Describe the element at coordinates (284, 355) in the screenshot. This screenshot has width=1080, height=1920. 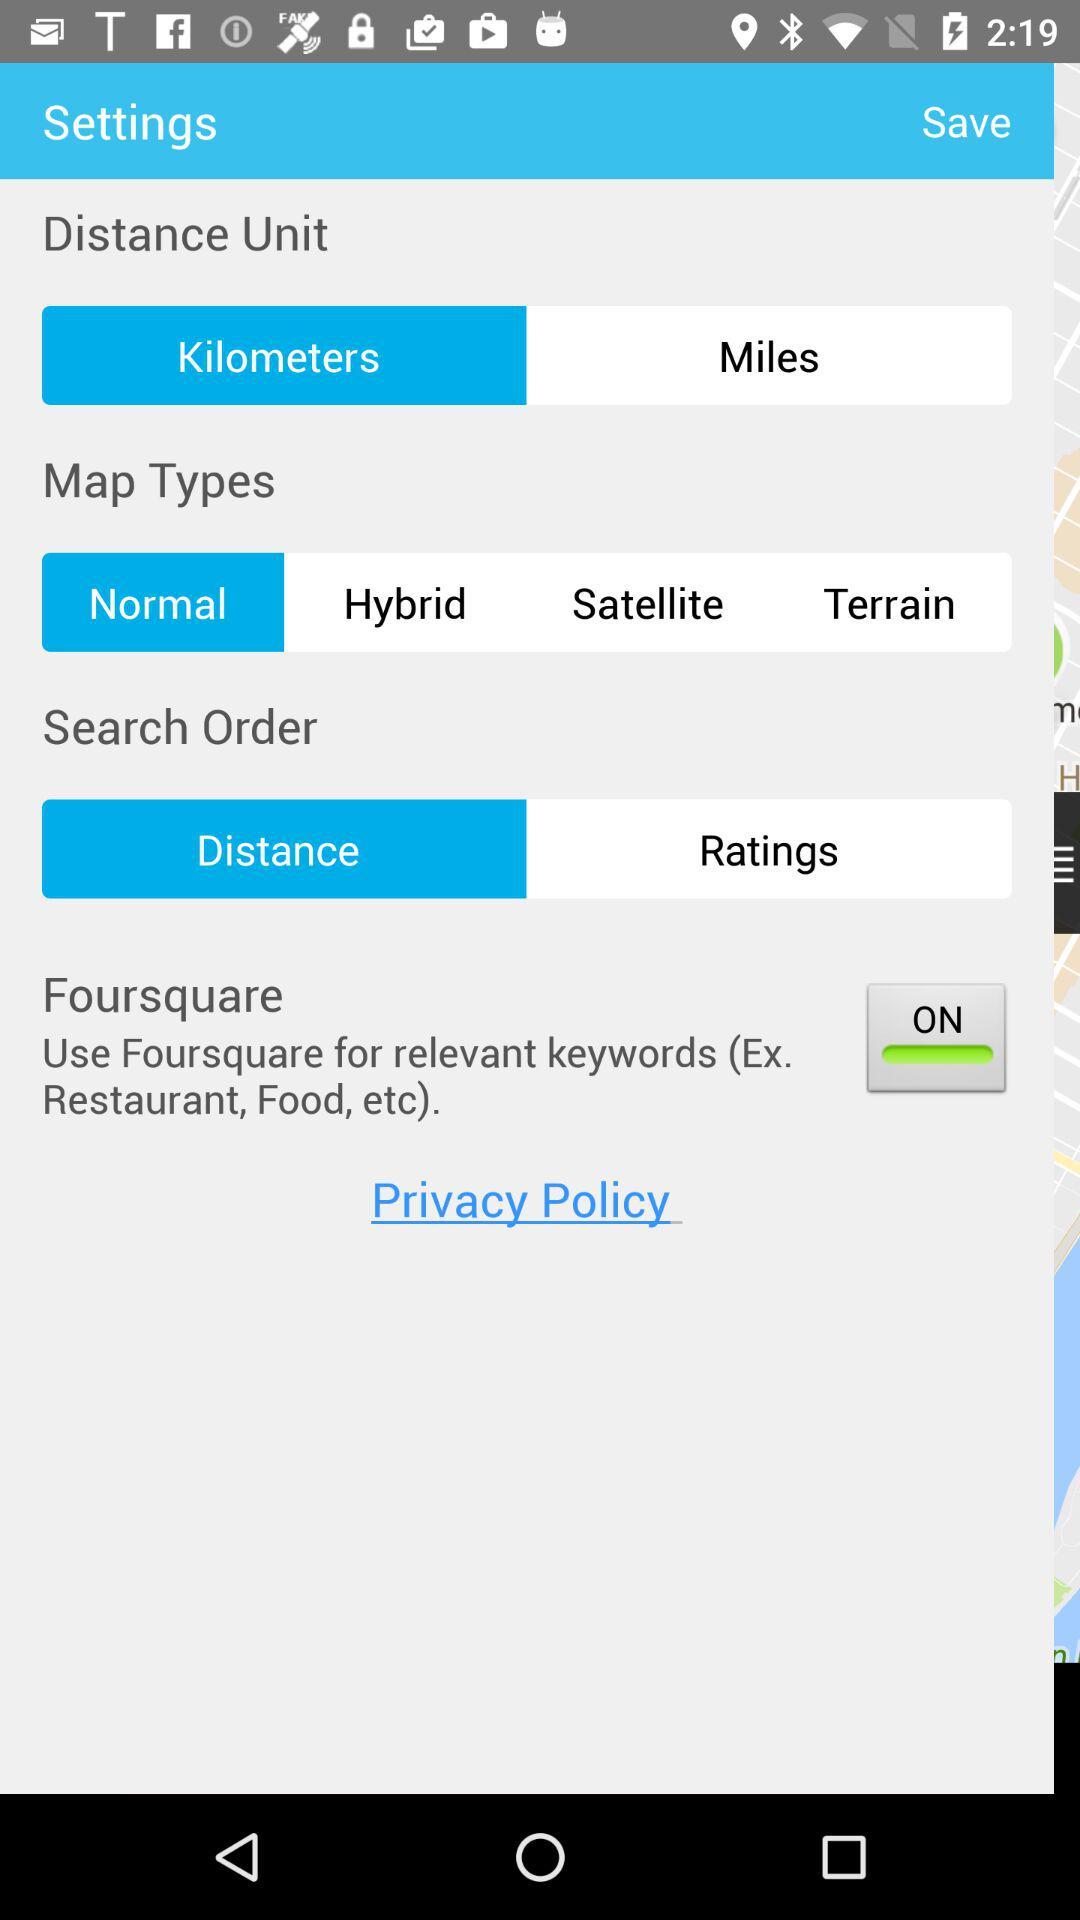
I see `the kilometers  icon` at that location.